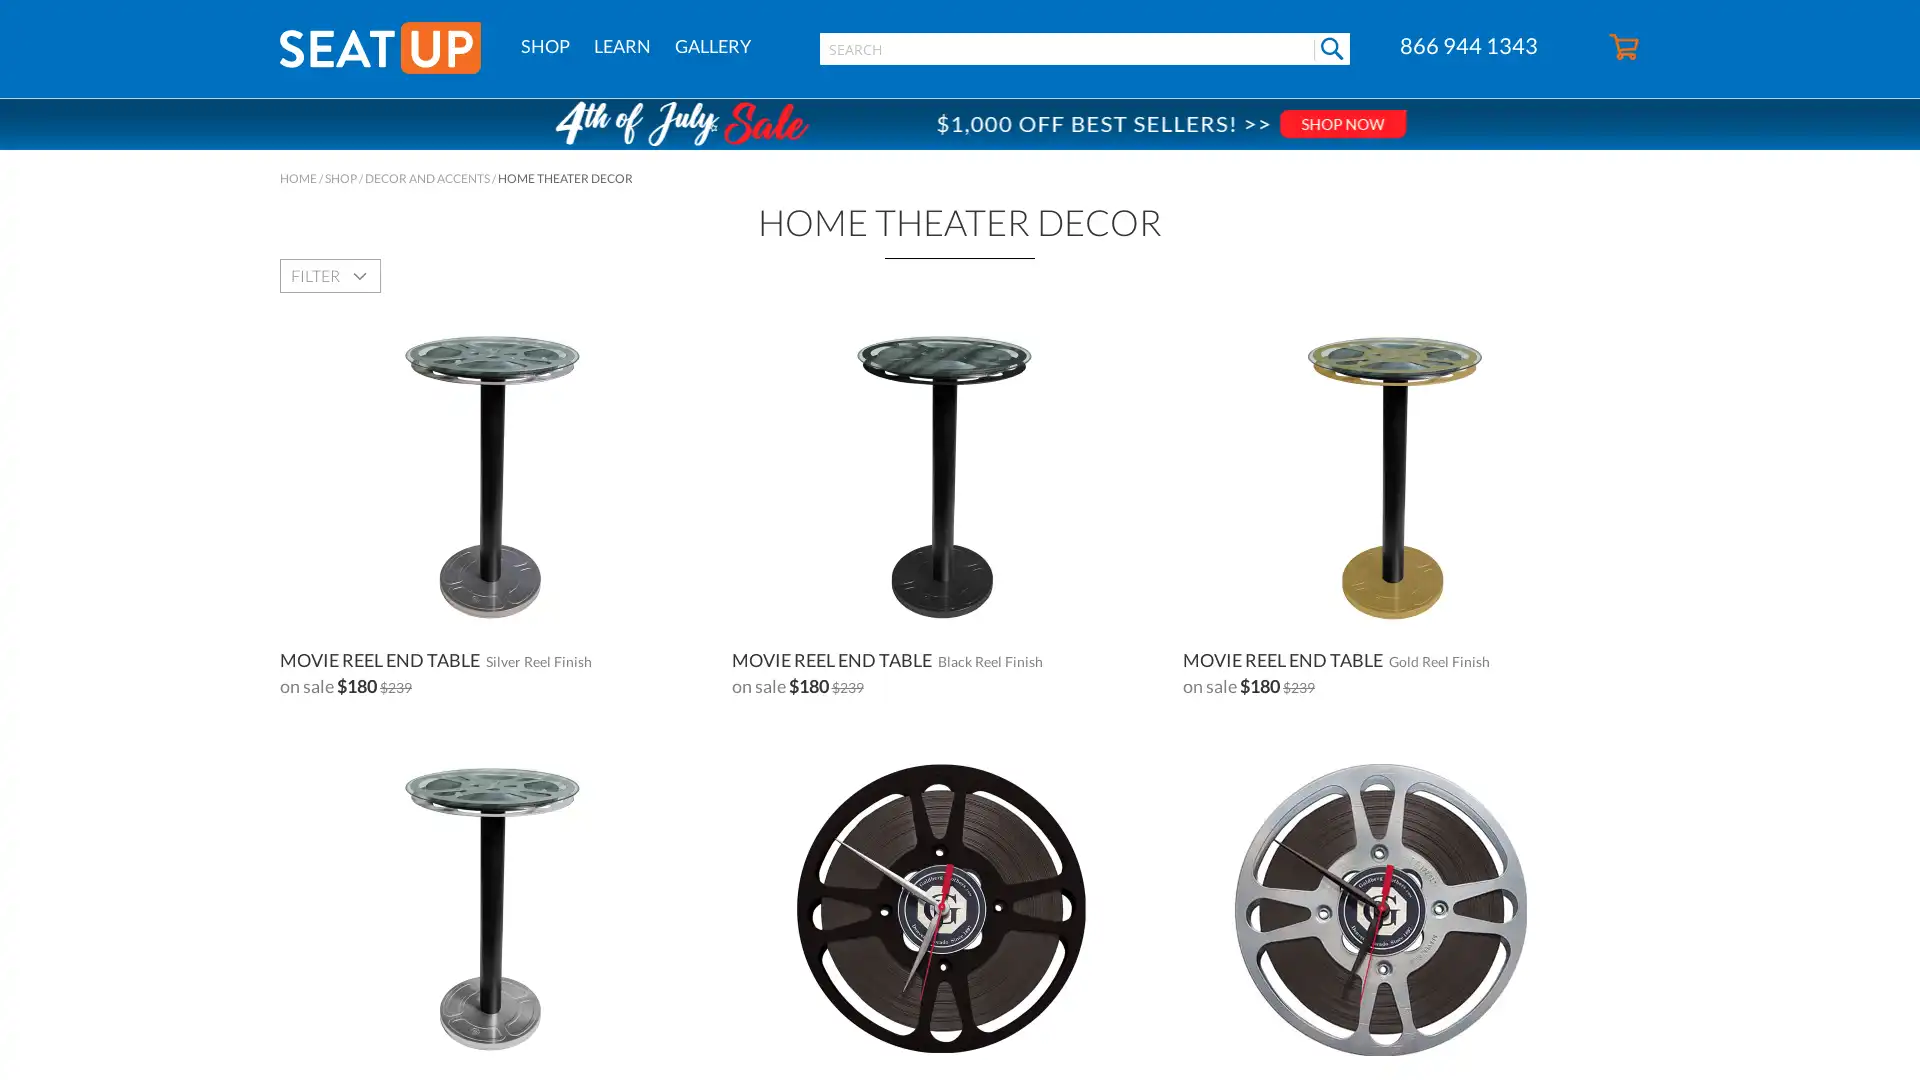  What do you see at coordinates (1331, 48) in the screenshot?
I see `Search` at bounding box center [1331, 48].